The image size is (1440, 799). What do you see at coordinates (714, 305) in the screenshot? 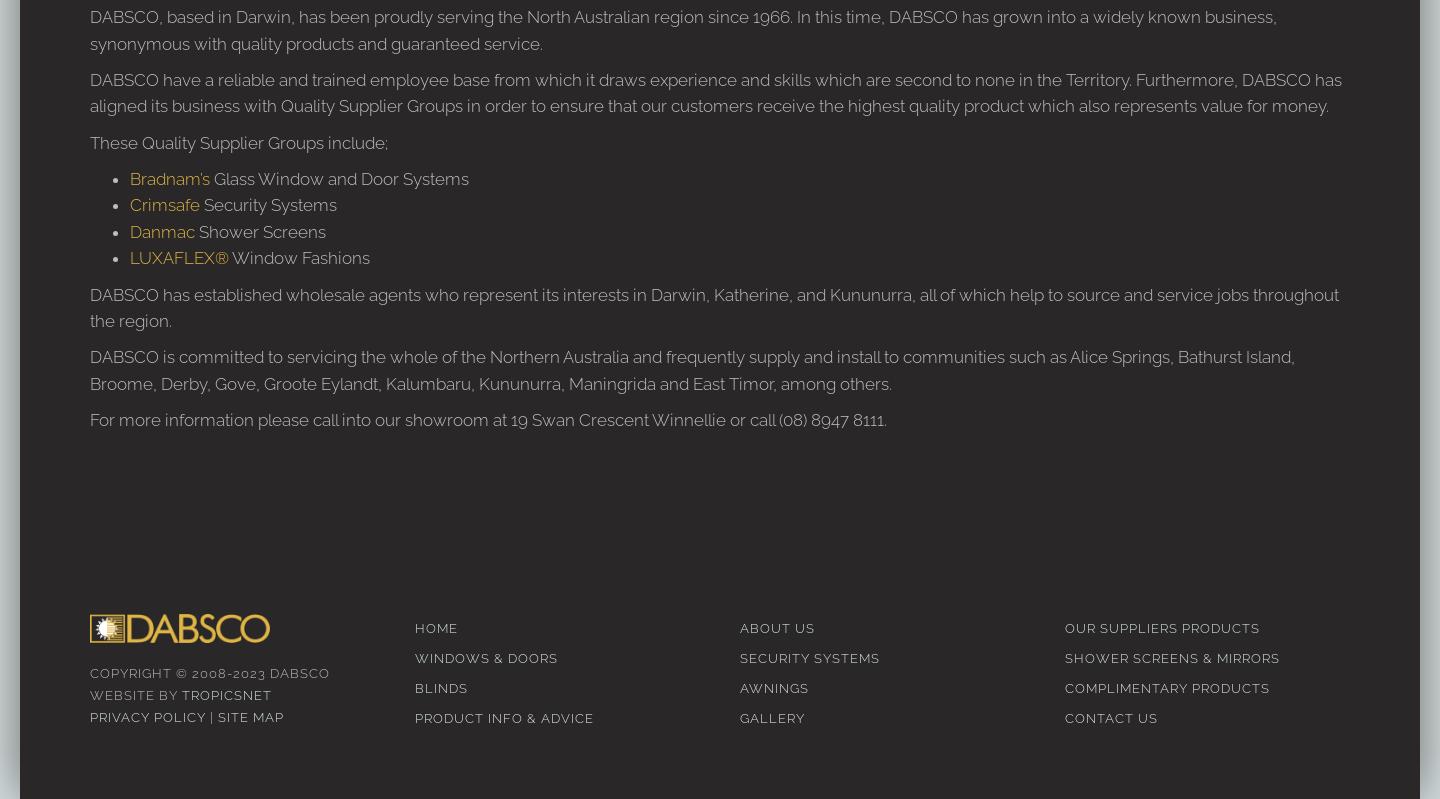
I see `'DABSCO has established wholesale agents who represent its interests in Darwin, Katherine, and Kununurra, all of which help to source and service jobs throughout the region.'` at bounding box center [714, 305].